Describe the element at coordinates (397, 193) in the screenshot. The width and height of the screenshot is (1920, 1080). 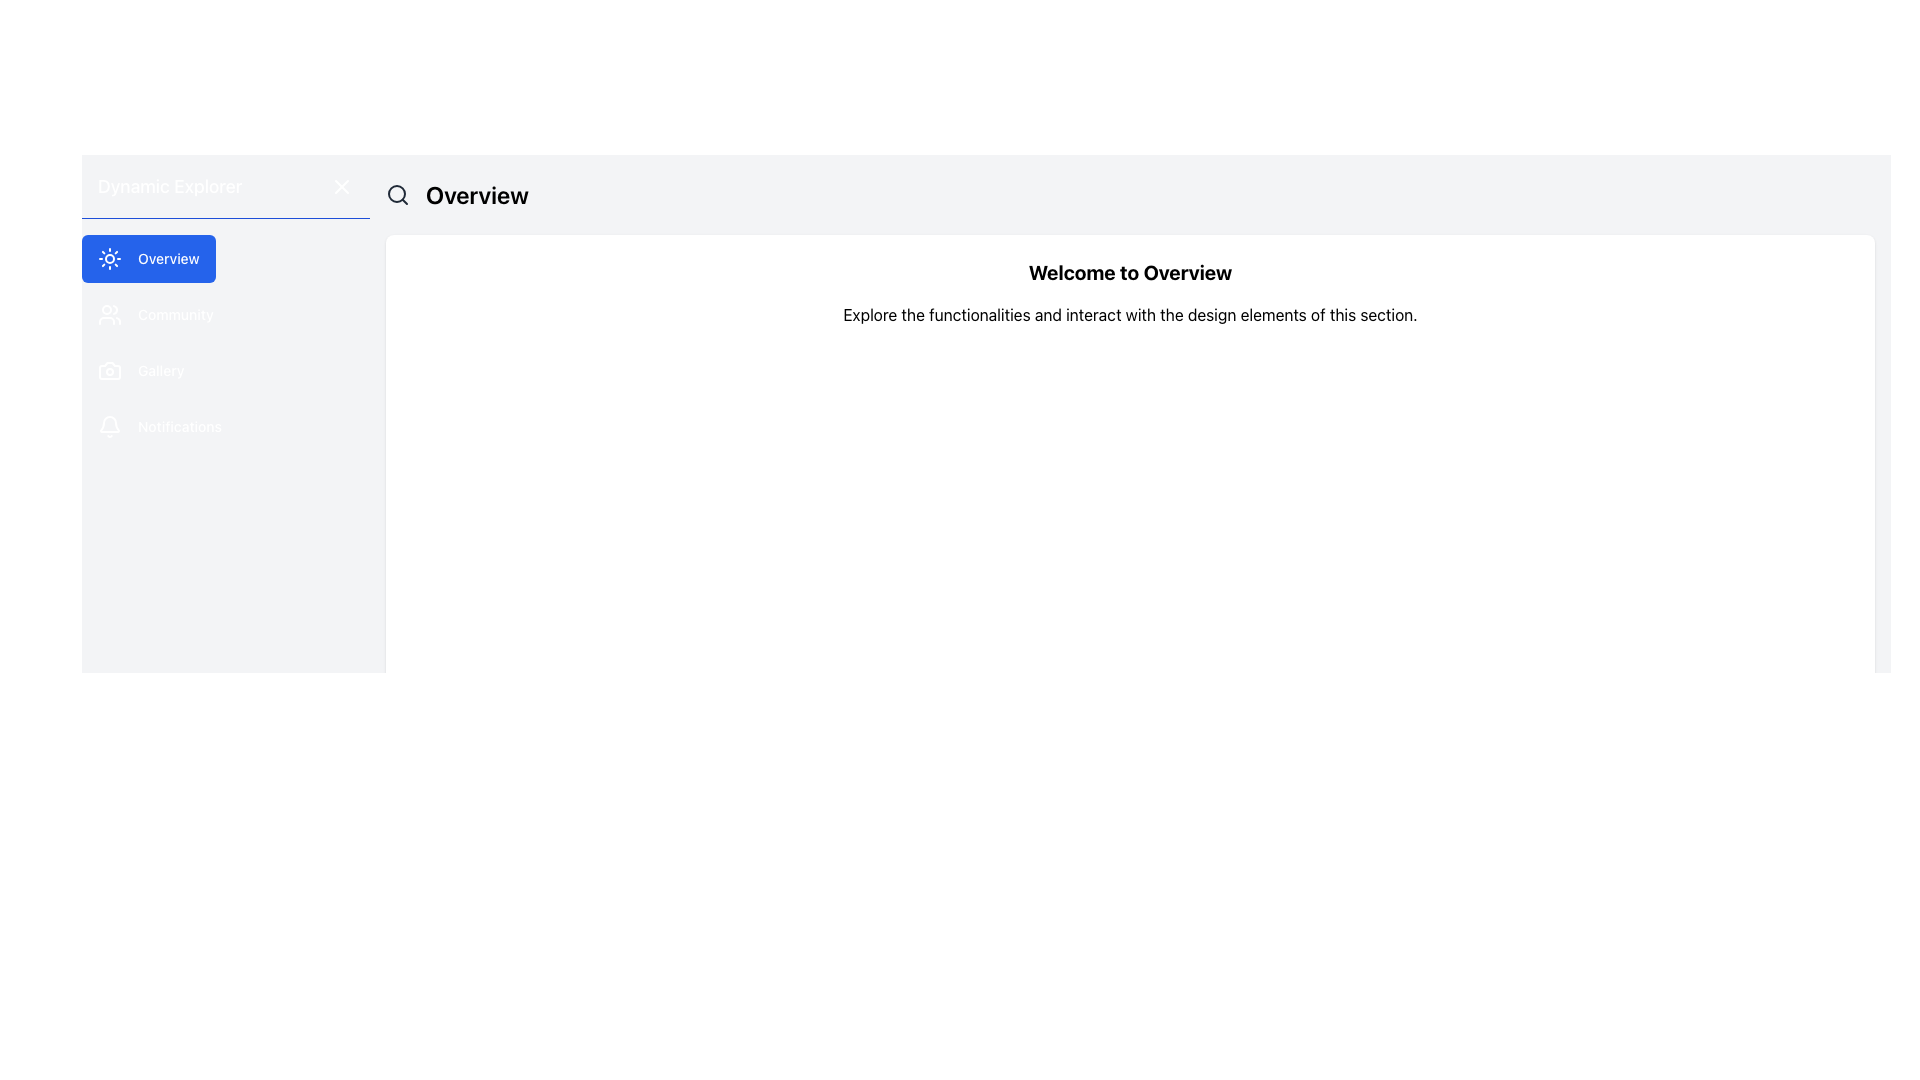
I see `the SVG Circle element representing the lens of the magnifying glass icon, located next to the 'Overview' text at the upper center-right area of the interface` at that location.